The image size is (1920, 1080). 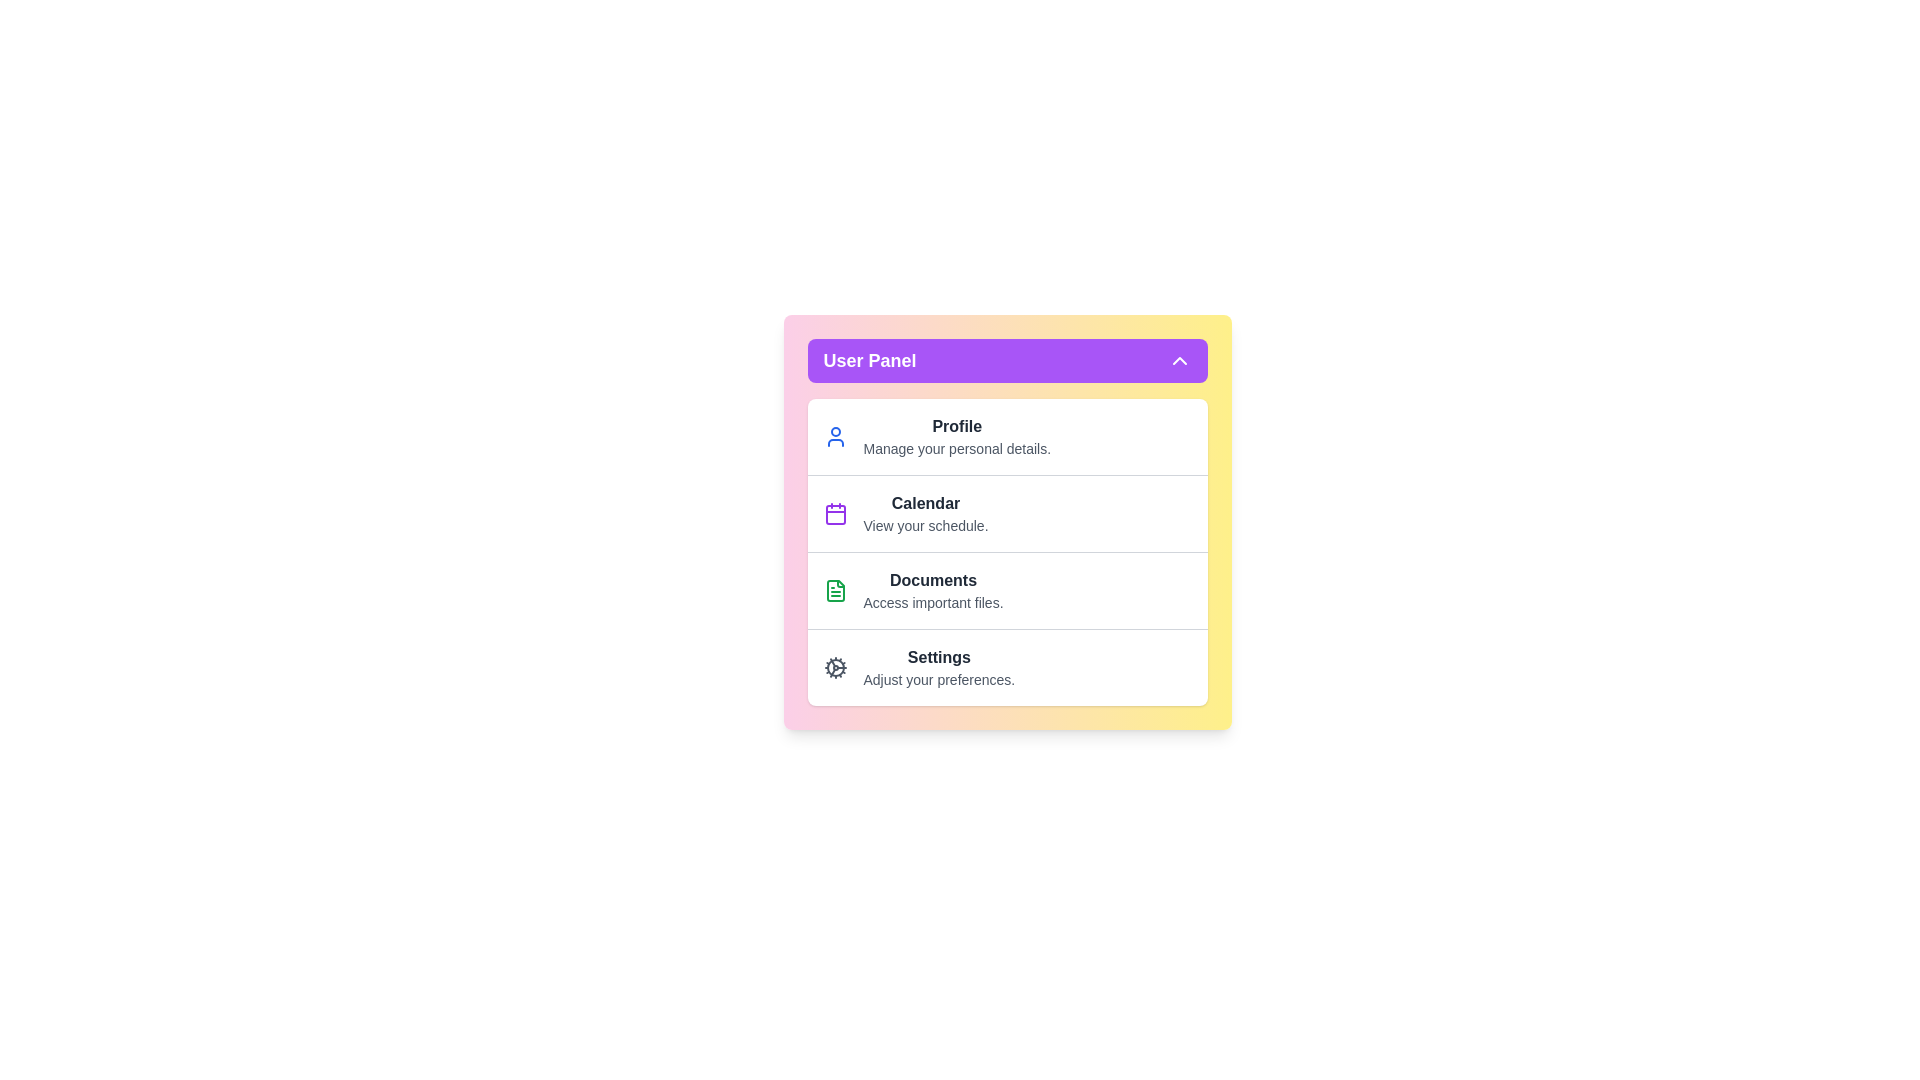 What do you see at coordinates (956, 447) in the screenshot?
I see `the text label that reads 'Manage your personal details.' located under the 'Profile' heading in the user panel` at bounding box center [956, 447].